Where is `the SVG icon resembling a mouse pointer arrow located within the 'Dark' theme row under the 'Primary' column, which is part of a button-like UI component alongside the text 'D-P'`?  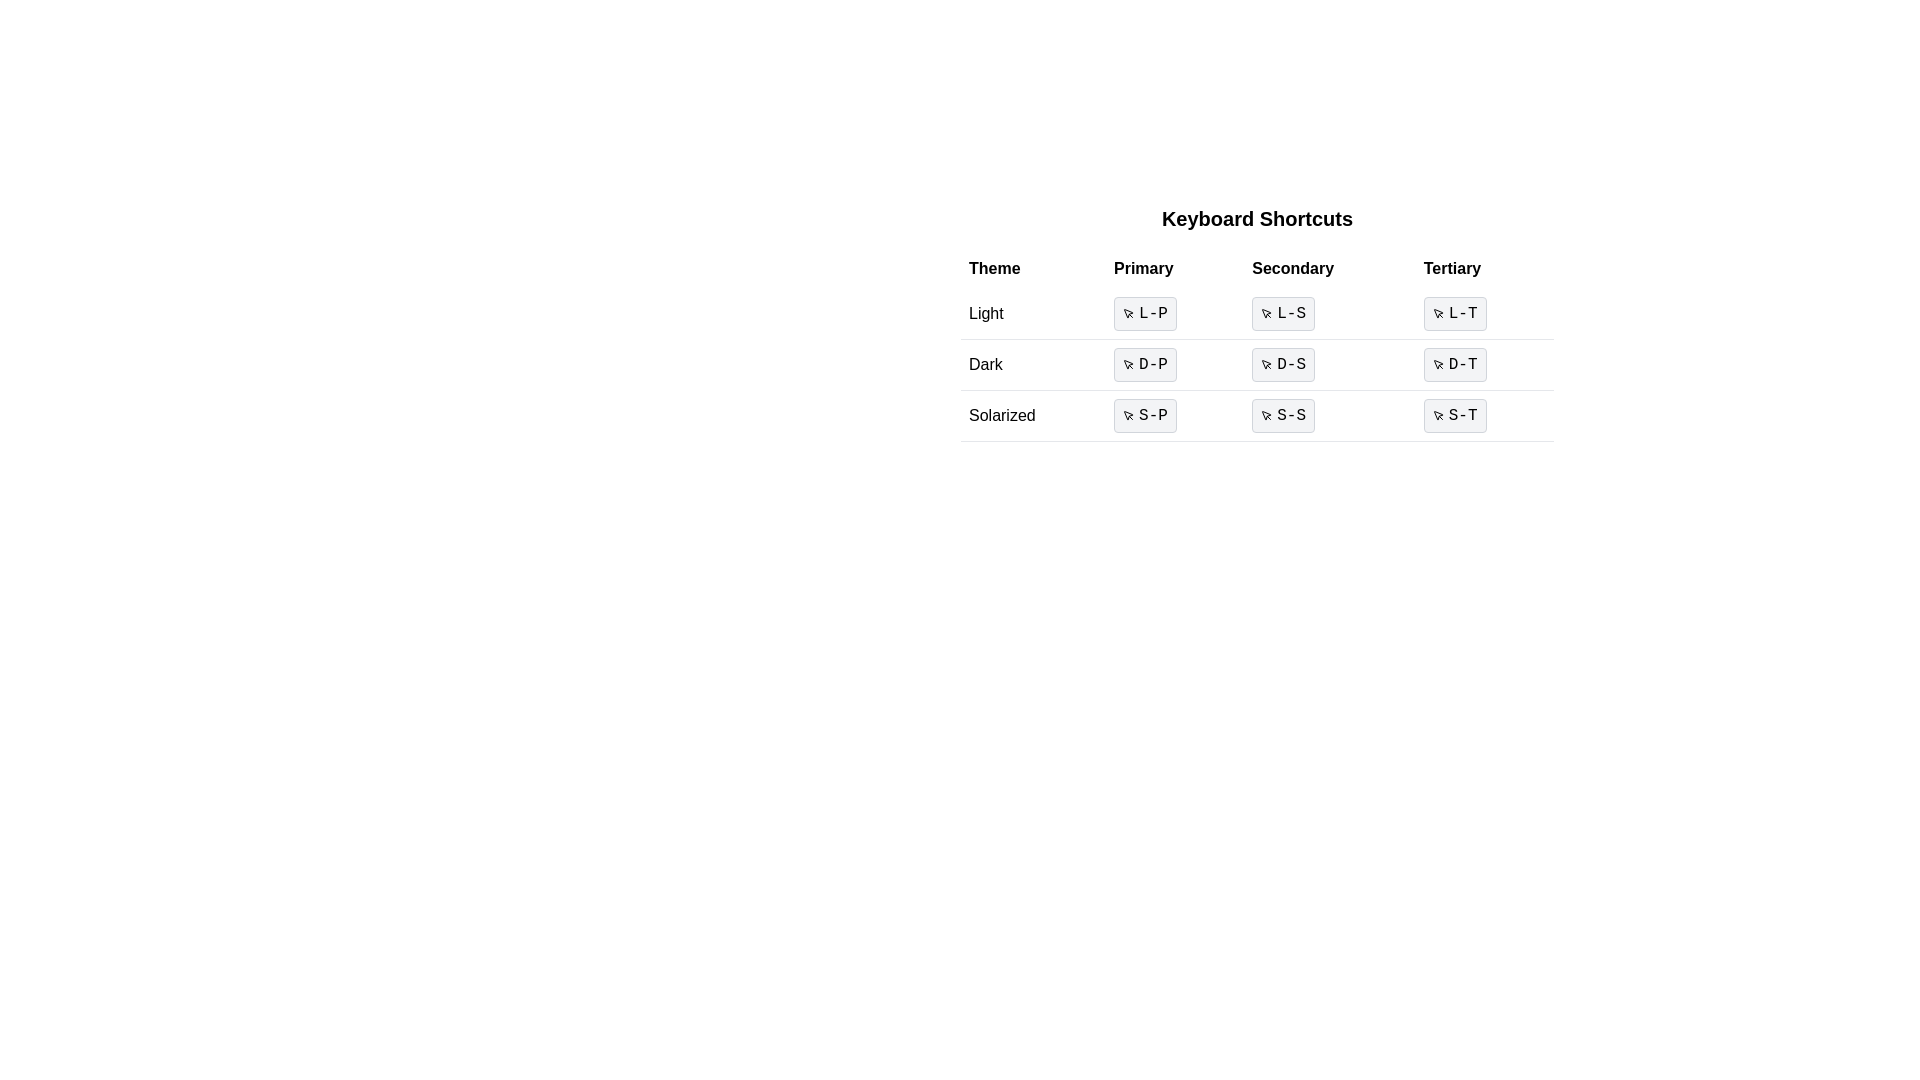
the SVG icon resembling a mouse pointer arrow located within the 'Dark' theme row under the 'Primary' column, which is part of a button-like UI component alongside the text 'D-P' is located at coordinates (1128, 365).